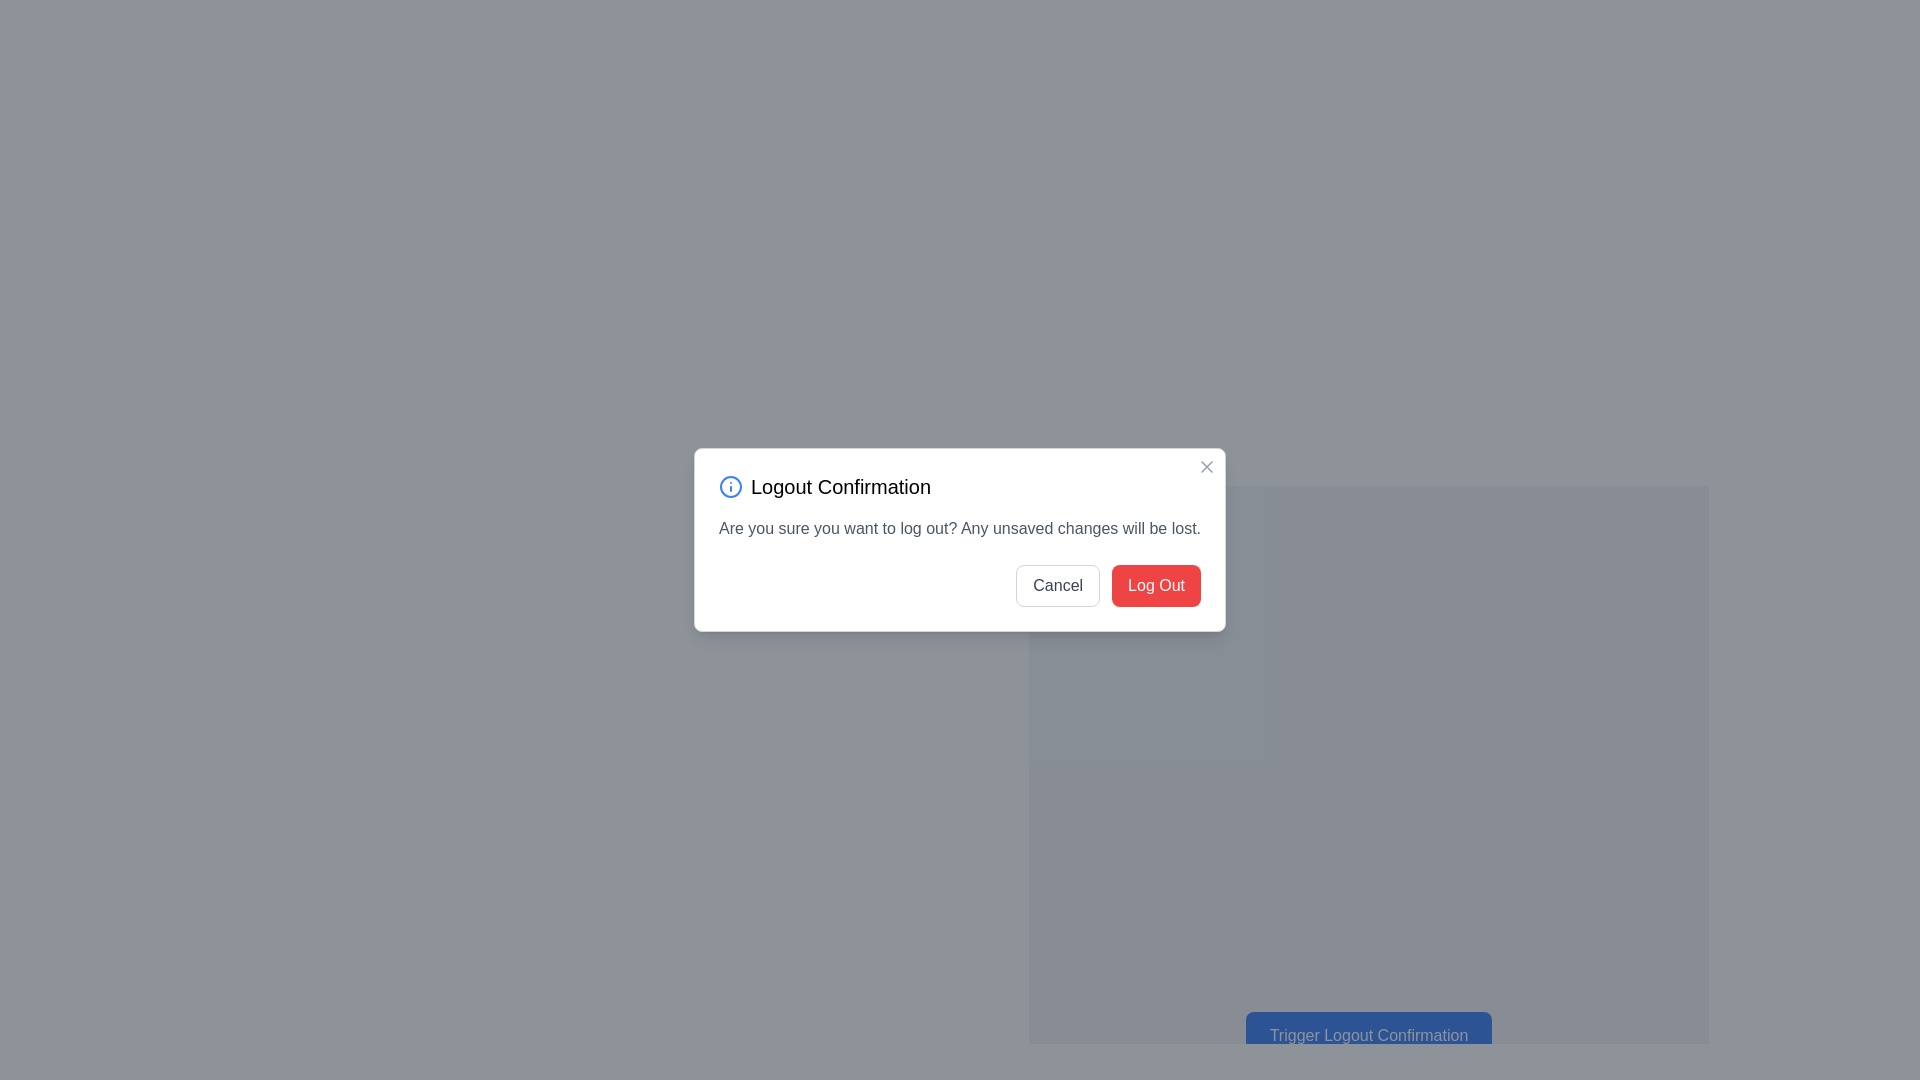  Describe the element at coordinates (1367, 1026) in the screenshot. I see `the rectangular button with rounded corners, blue background, and white text labeled 'Trigger Logout Confirmation'` at that location.